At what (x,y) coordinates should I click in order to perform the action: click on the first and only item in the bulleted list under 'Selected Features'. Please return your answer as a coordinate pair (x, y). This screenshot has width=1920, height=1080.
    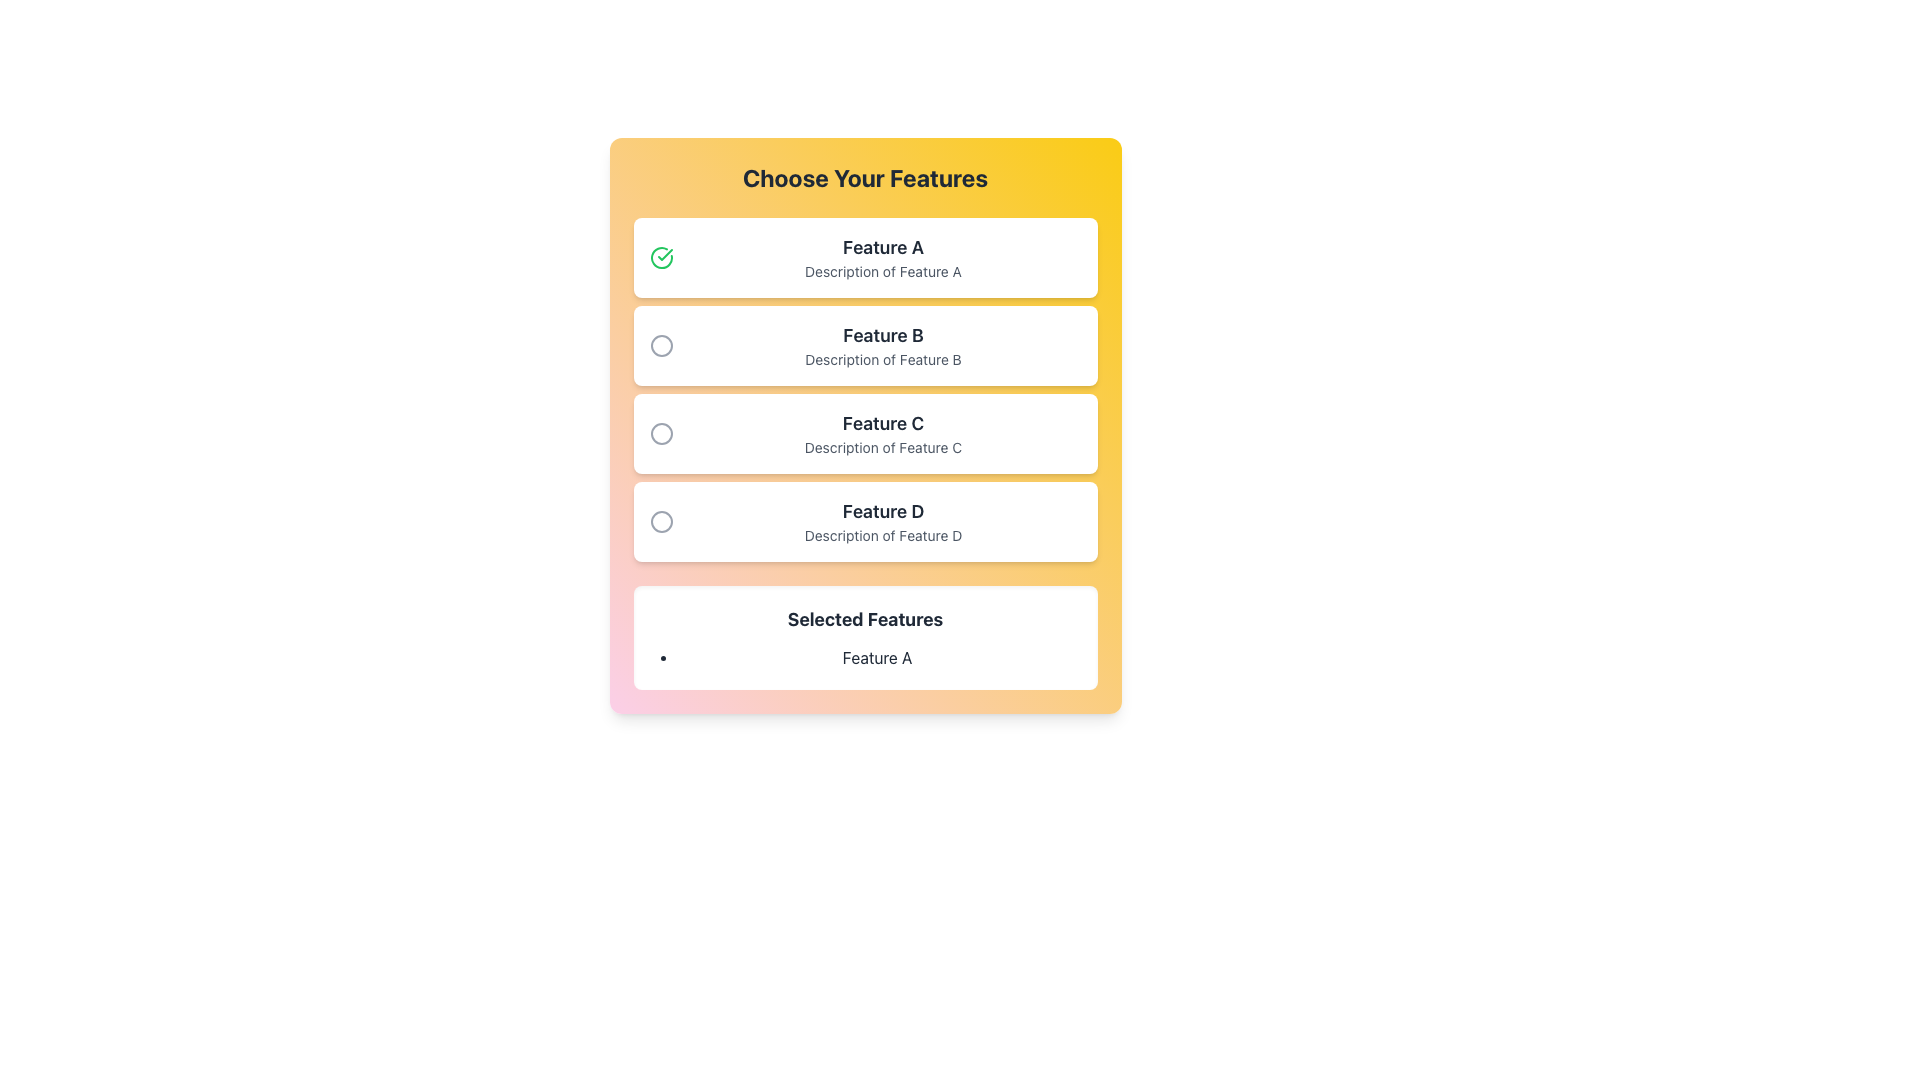
    Looking at the image, I should click on (865, 658).